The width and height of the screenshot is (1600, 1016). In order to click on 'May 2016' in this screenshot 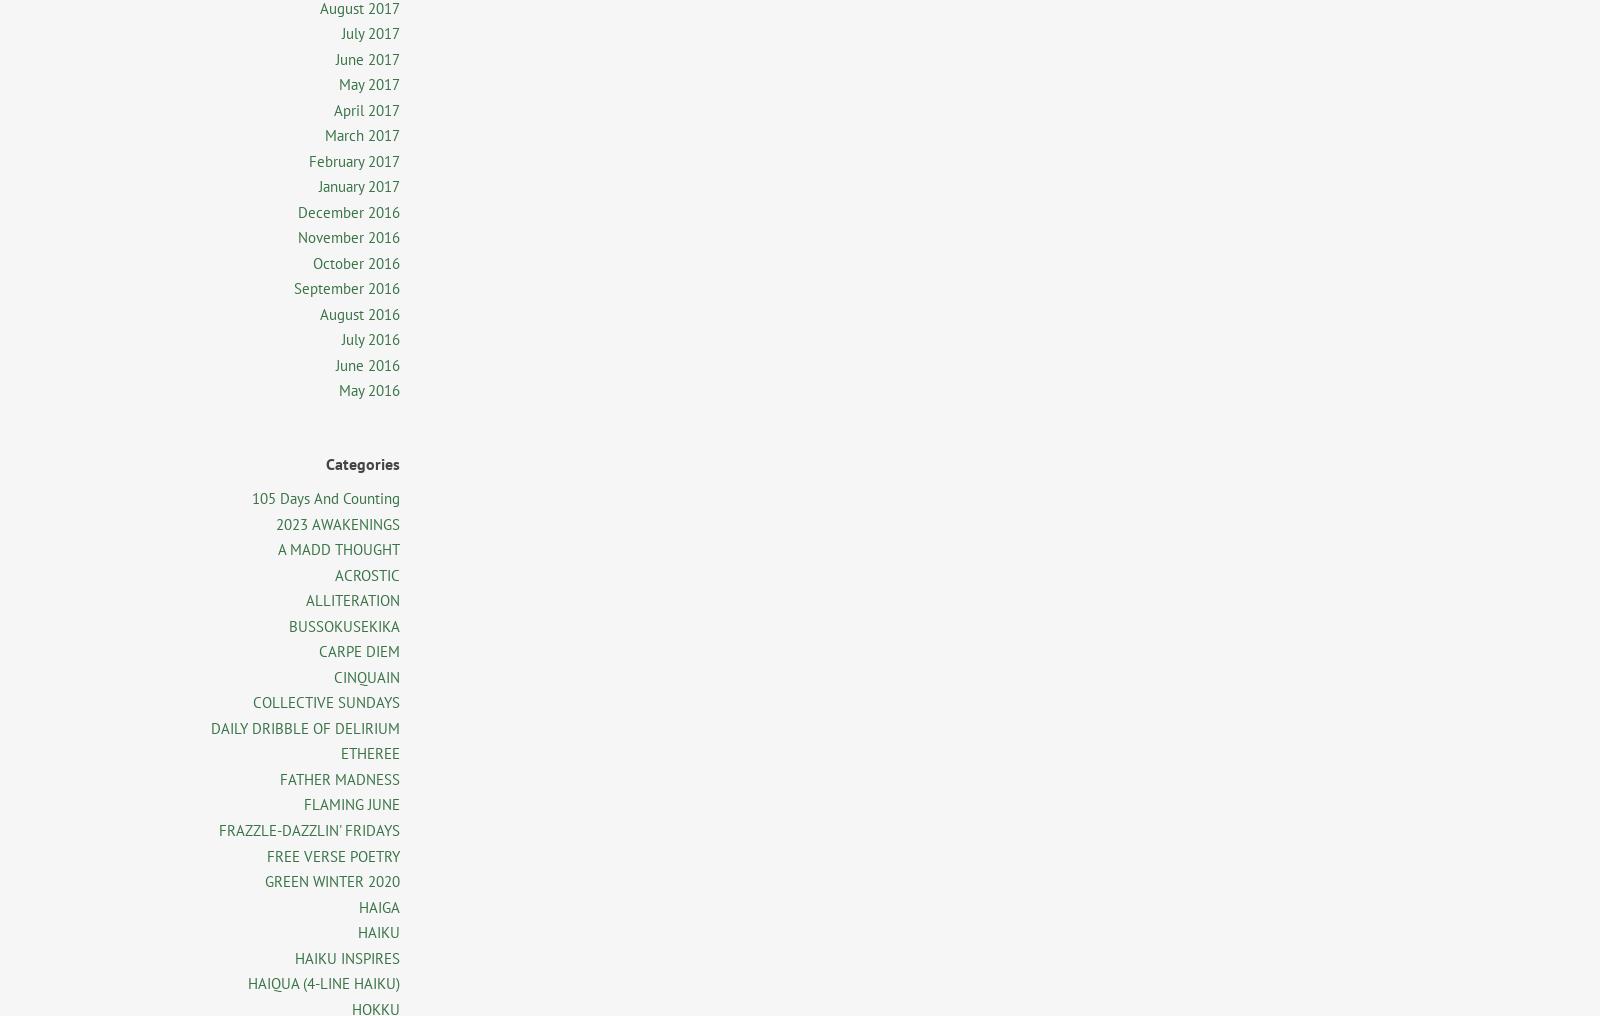, I will do `click(369, 389)`.